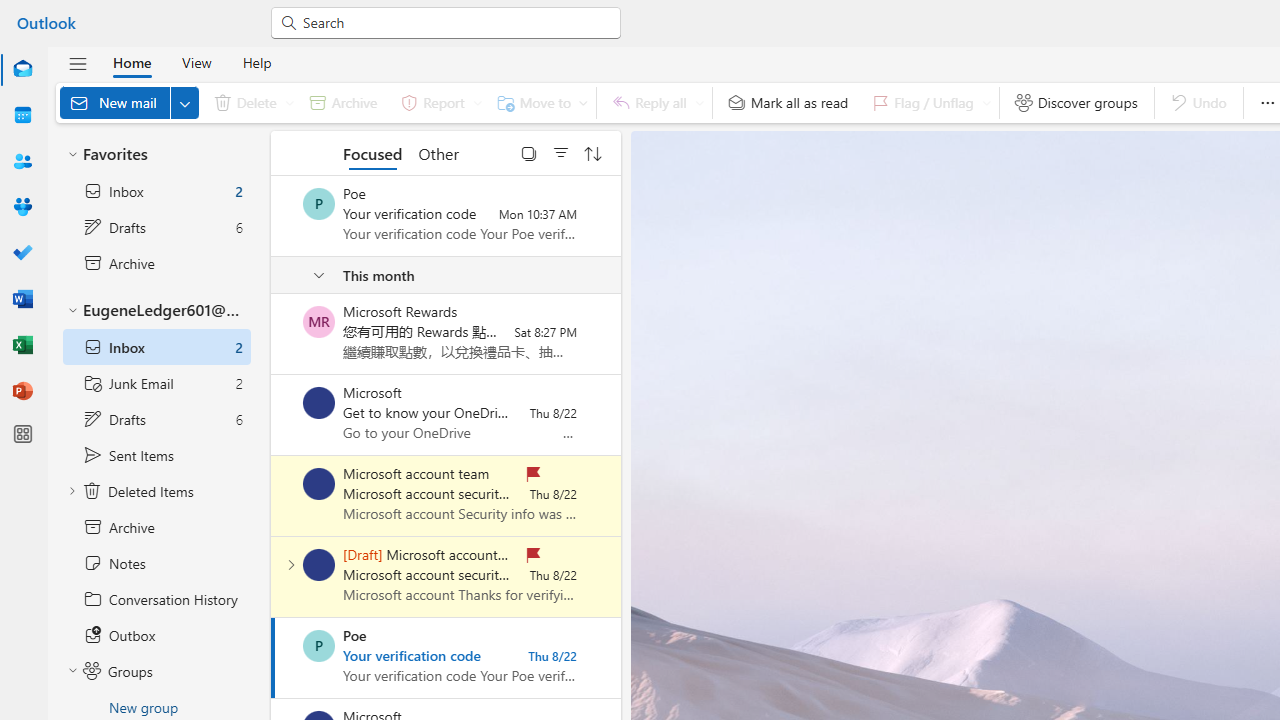 The width and height of the screenshot is (1280, 720). I want to click on 'Filter', so click(560, 152).